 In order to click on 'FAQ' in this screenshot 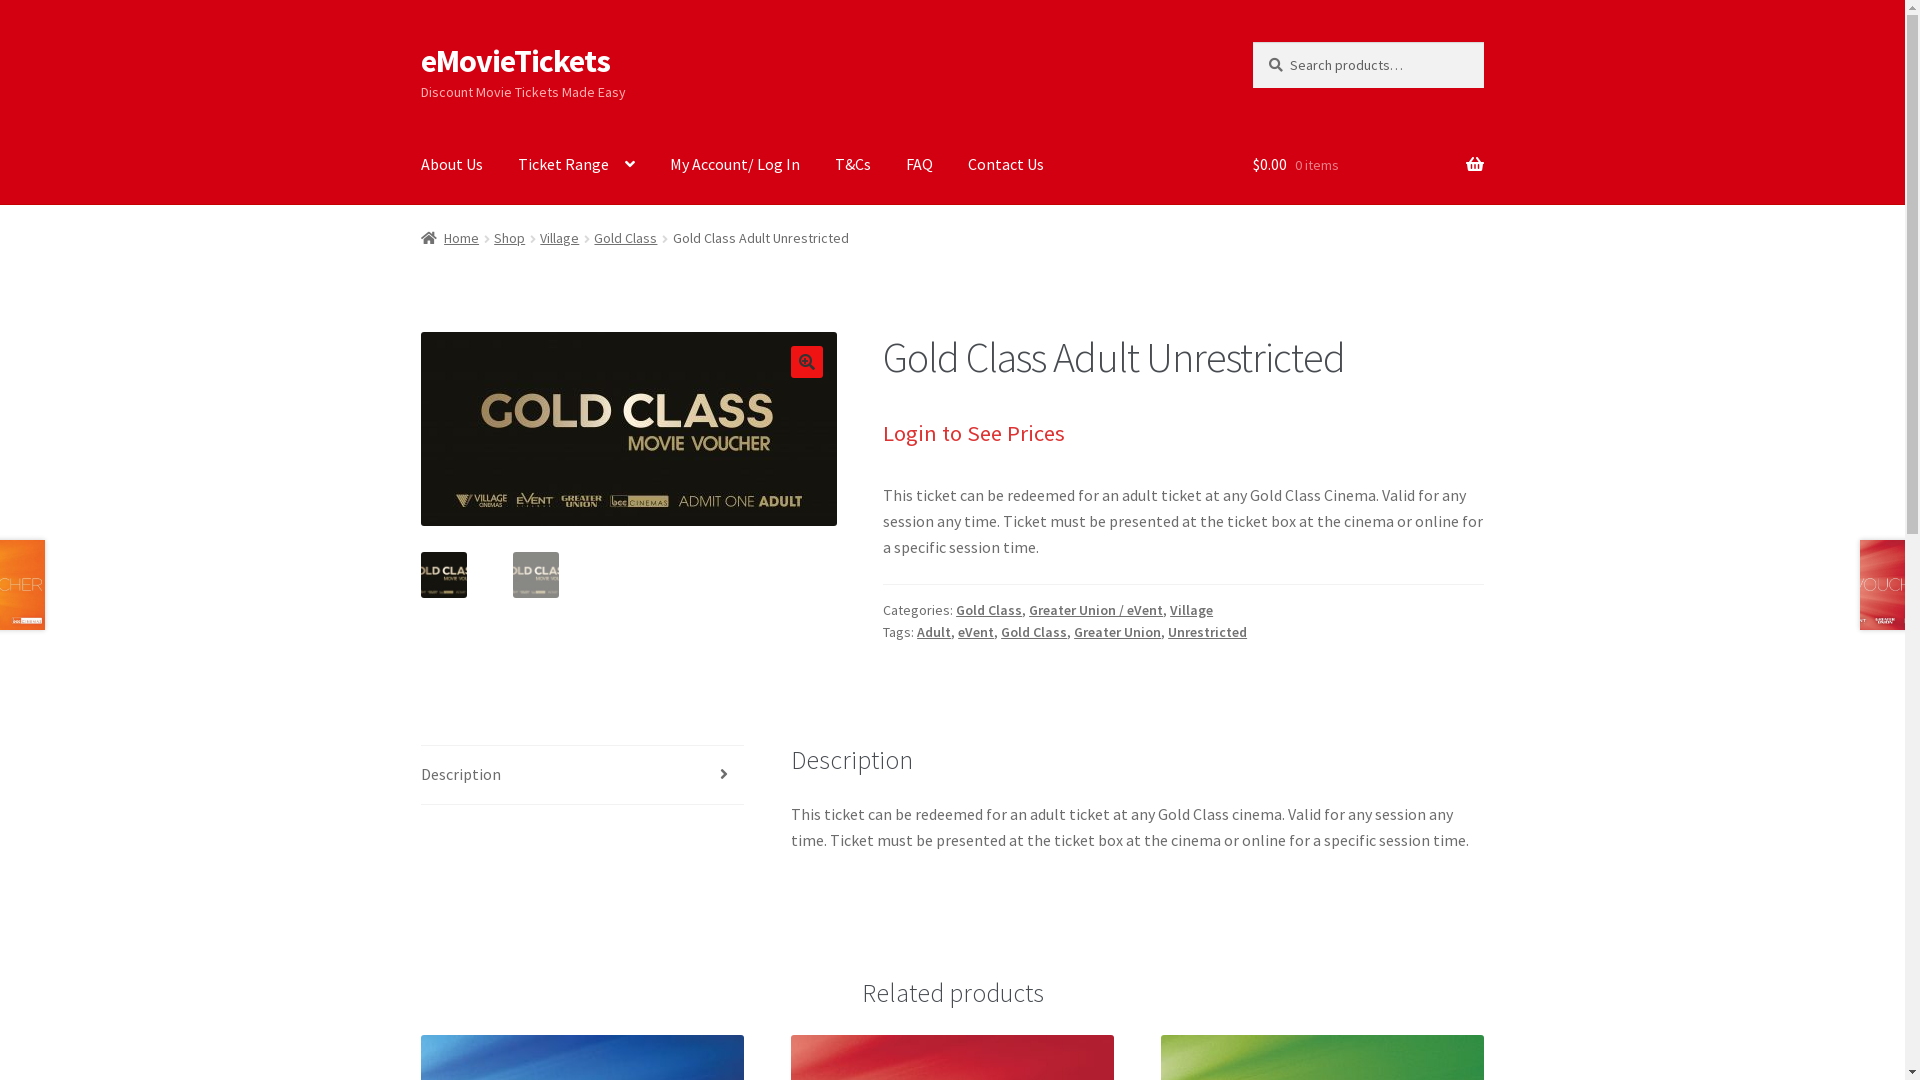, I will do `click(918, 164)`.